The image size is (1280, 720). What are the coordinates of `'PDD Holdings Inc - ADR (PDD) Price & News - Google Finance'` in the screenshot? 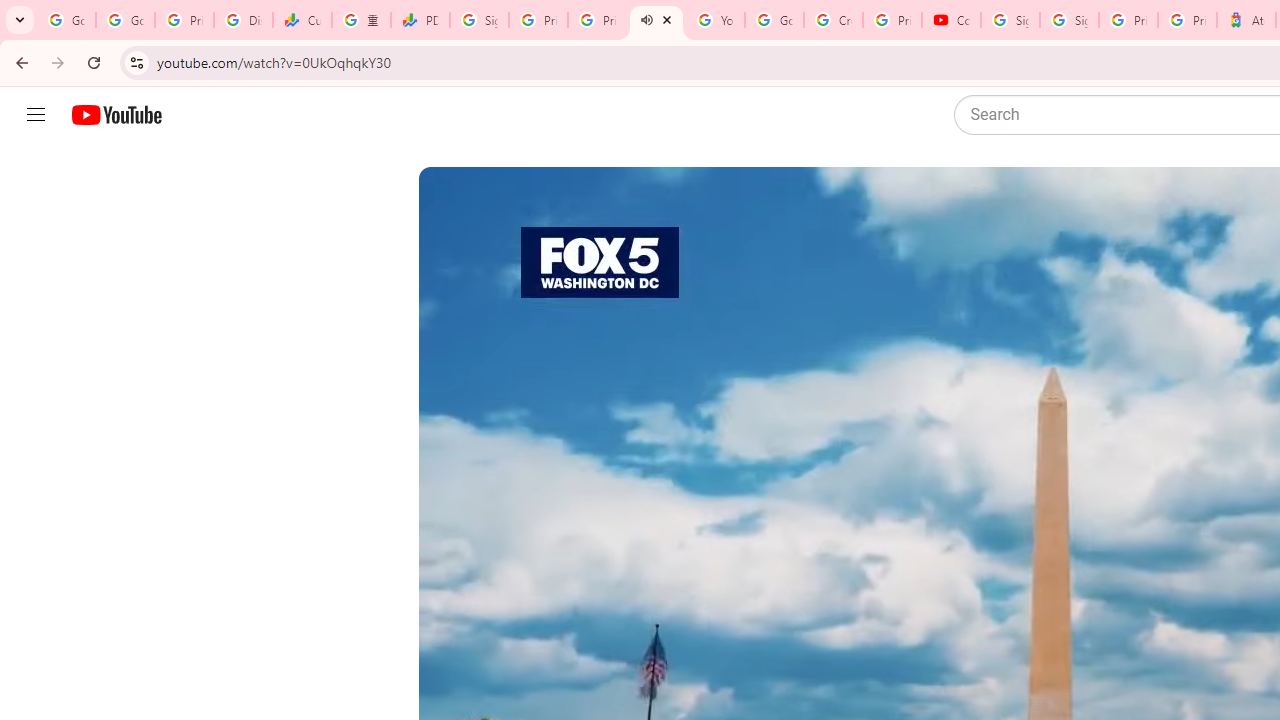 It's located at (419, 20).